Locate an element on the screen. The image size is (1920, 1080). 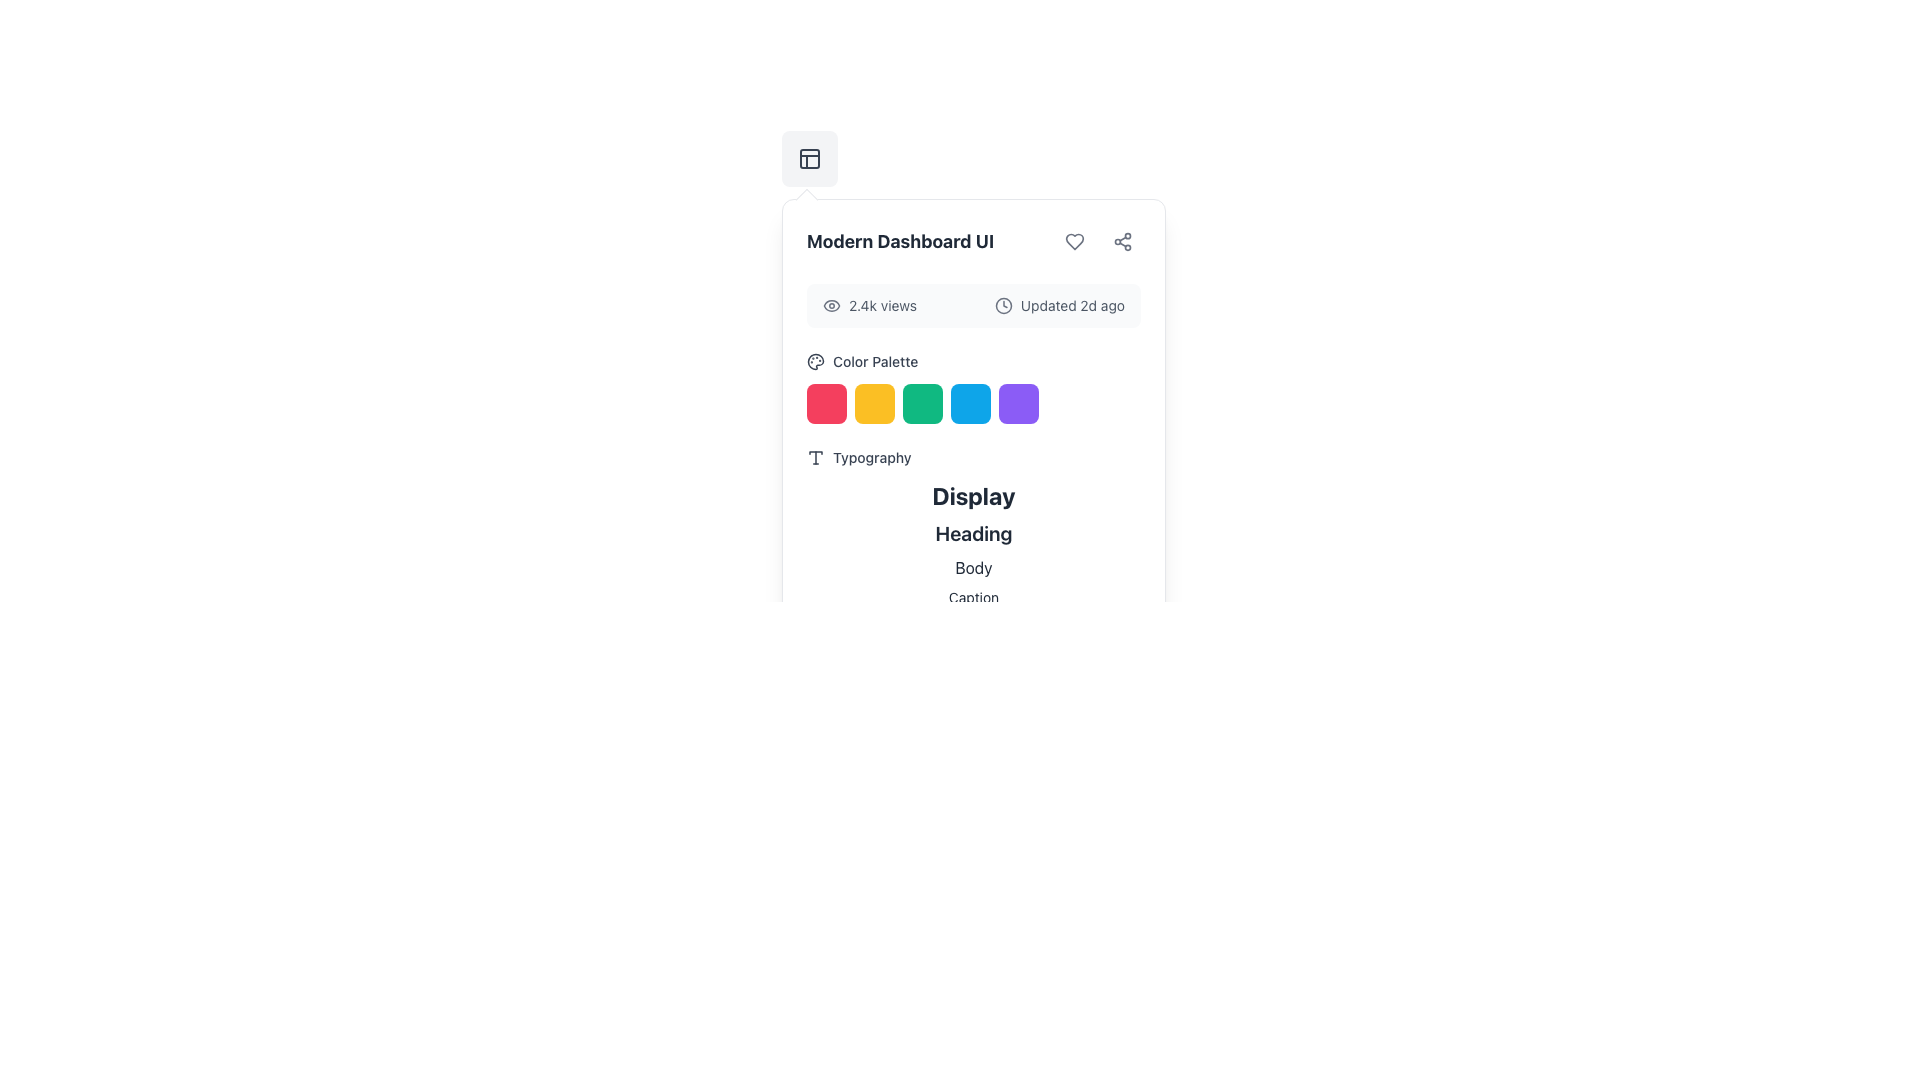
the SVG Rectangle element located in the top-left corner of the dashboard UI, which represents a specific feature or section is located at coordinates (810, 157).